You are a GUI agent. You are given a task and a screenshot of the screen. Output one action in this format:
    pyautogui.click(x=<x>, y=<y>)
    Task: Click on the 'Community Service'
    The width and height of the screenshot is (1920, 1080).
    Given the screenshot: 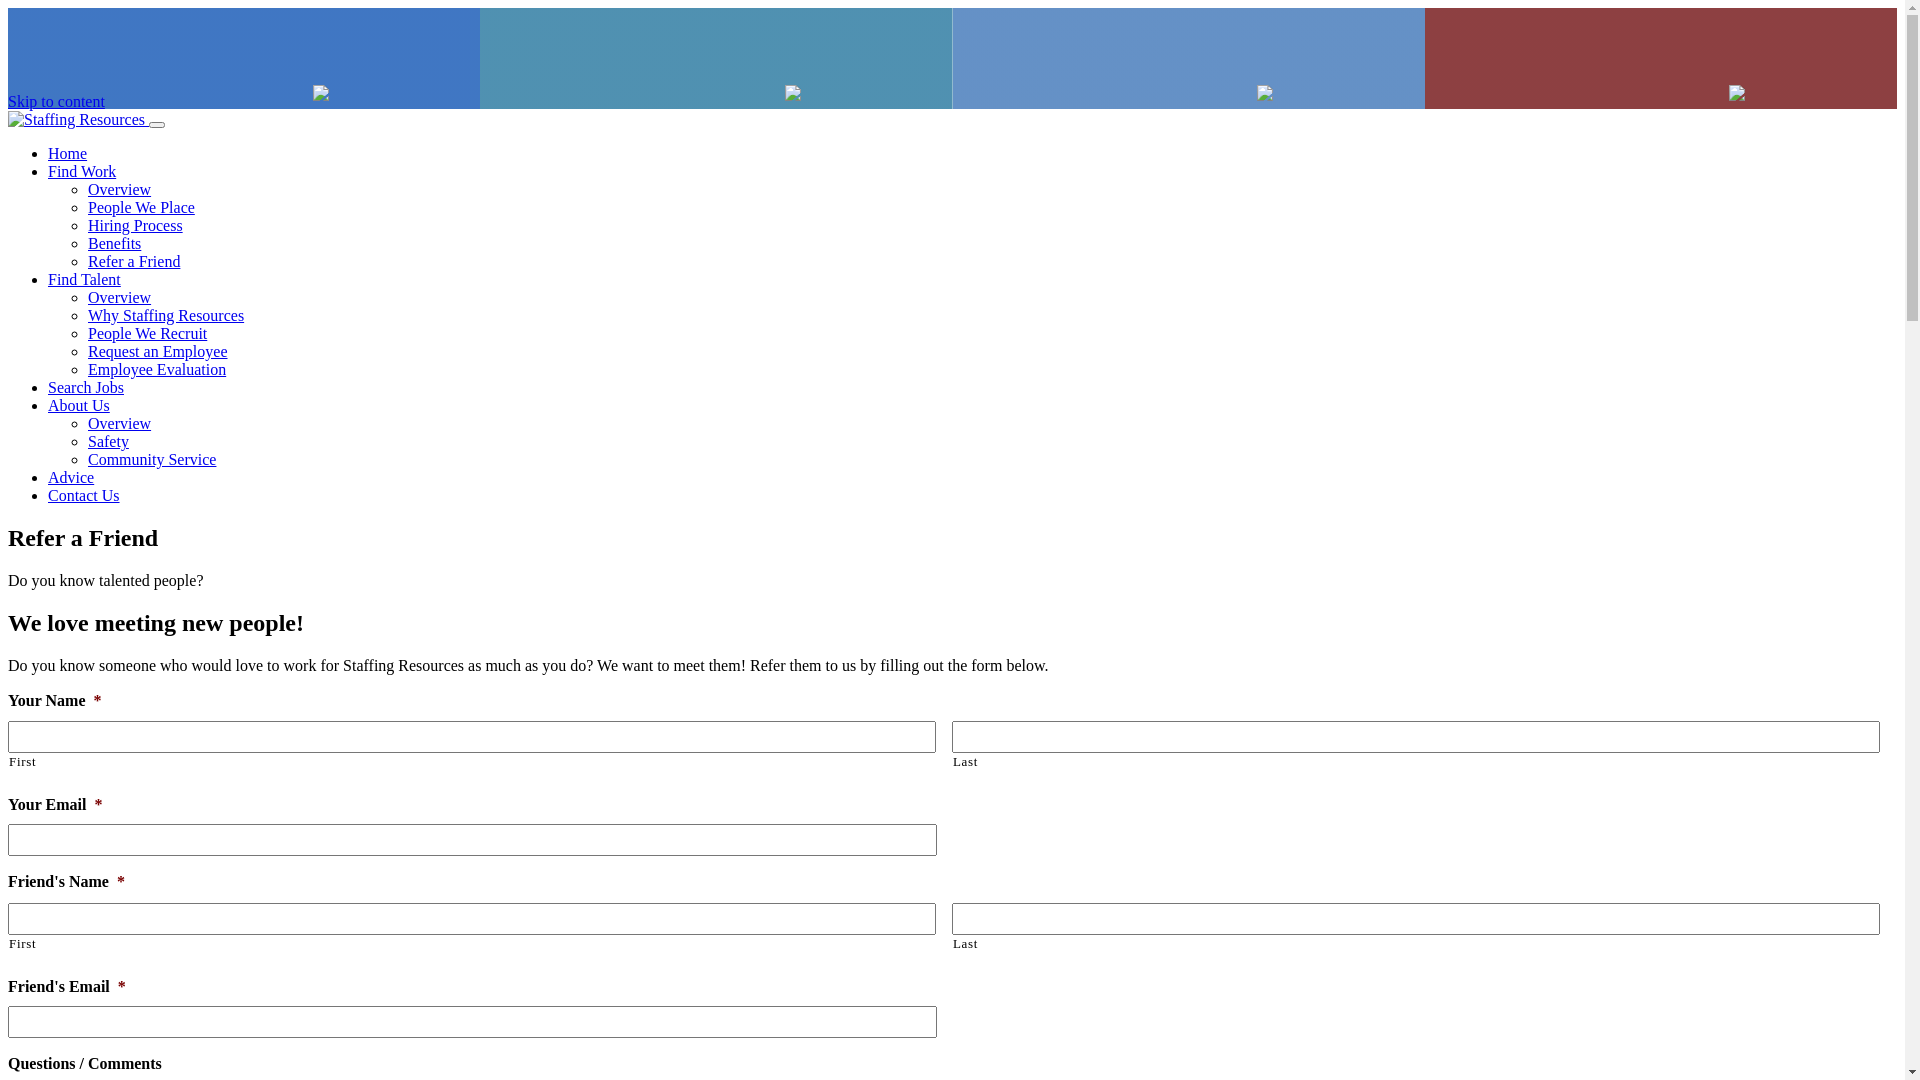 What is the action you would take?
    pyautogui.click(x=151, y=459)
    